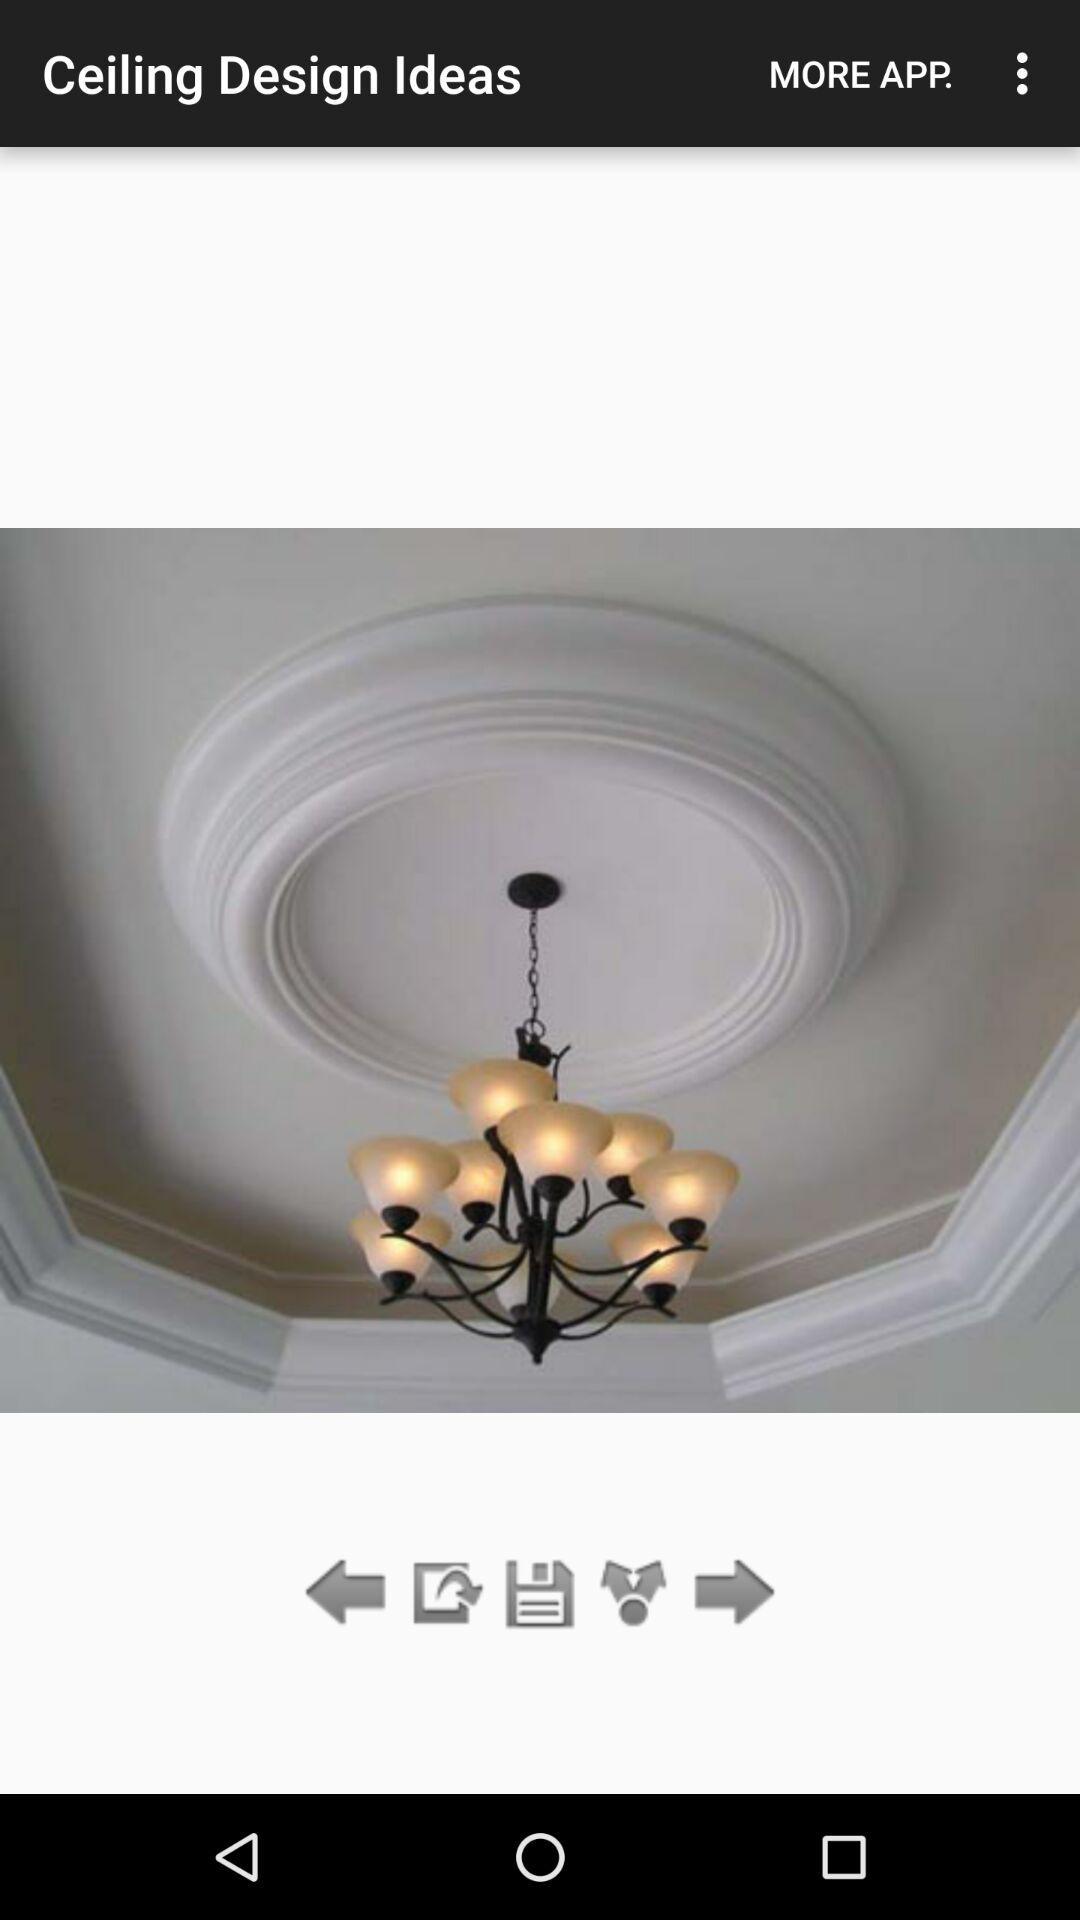 Image resolution: width=1080 pixels, height=1920 pixels. I want to click on the item at the bottom right corner, so click(729, 1593).